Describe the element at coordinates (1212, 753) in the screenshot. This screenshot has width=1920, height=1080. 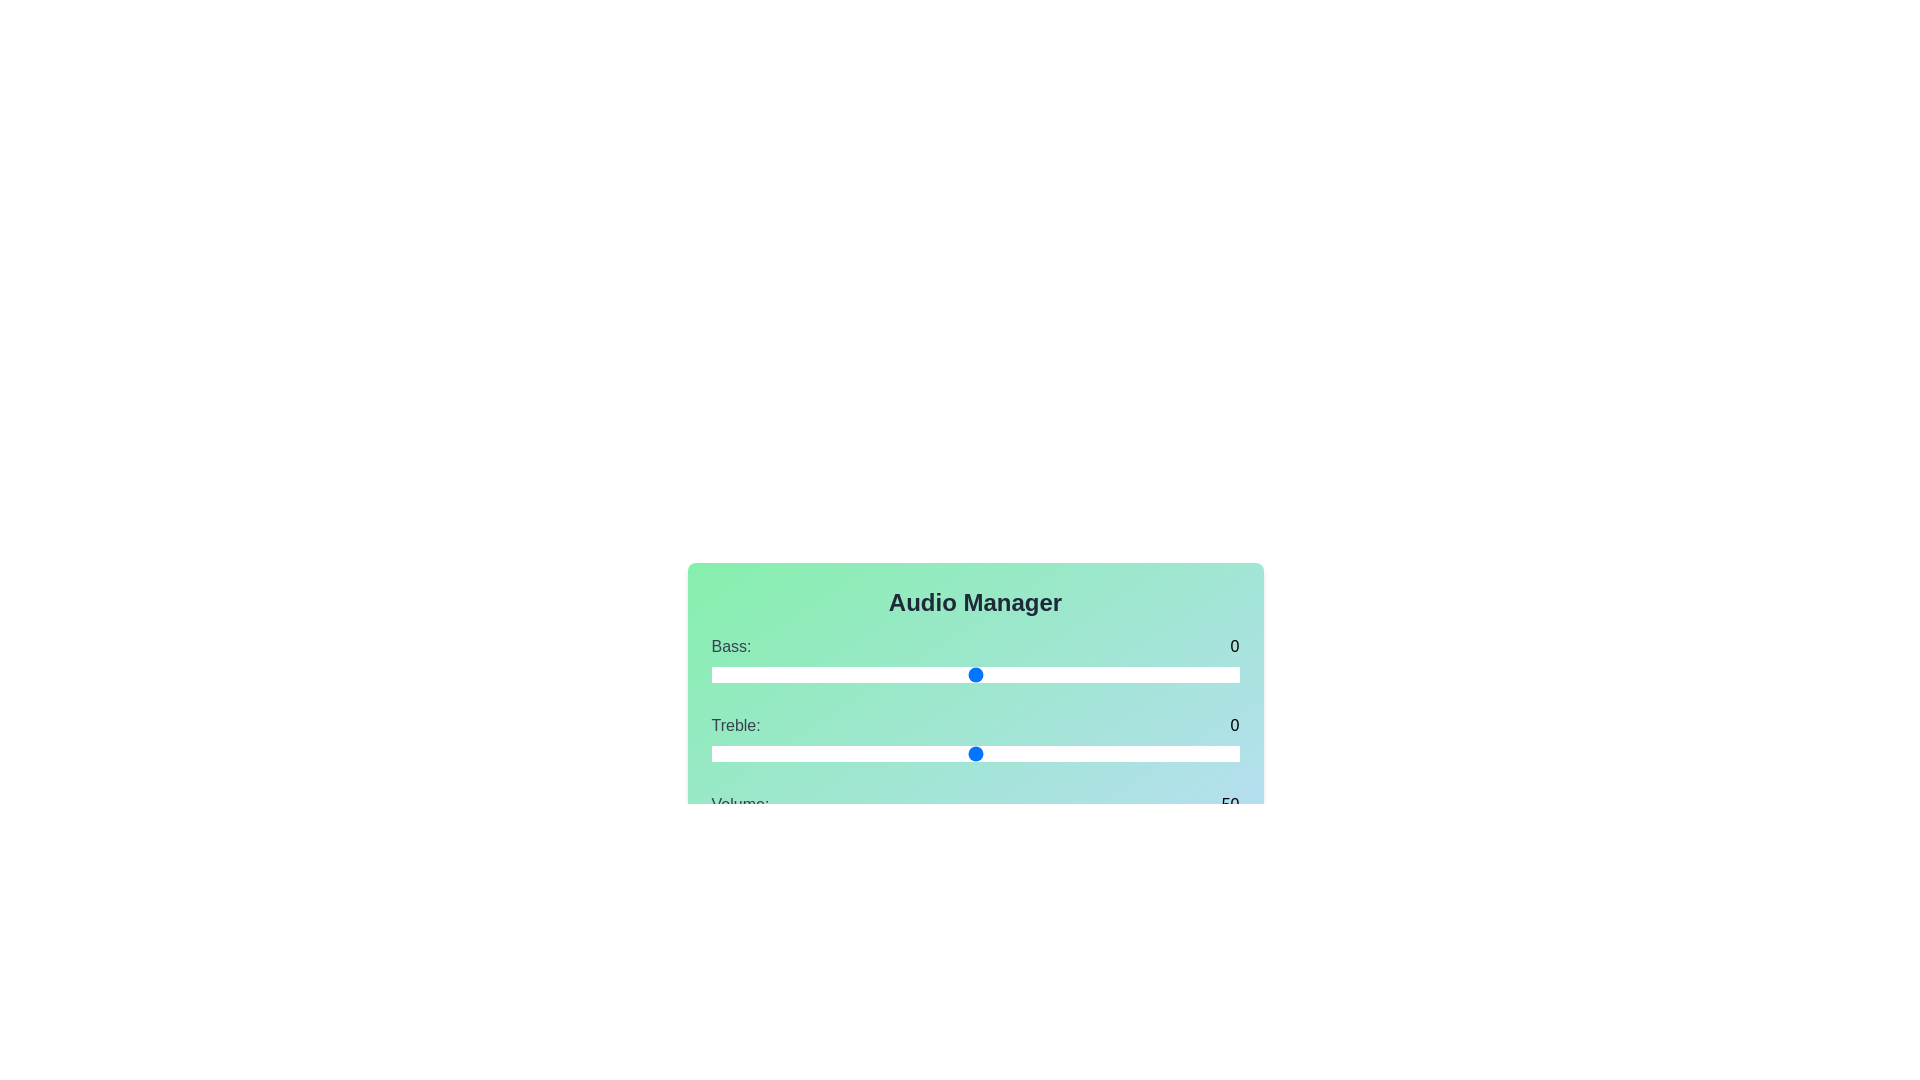
I see `the Treble slider to 9` at that location.